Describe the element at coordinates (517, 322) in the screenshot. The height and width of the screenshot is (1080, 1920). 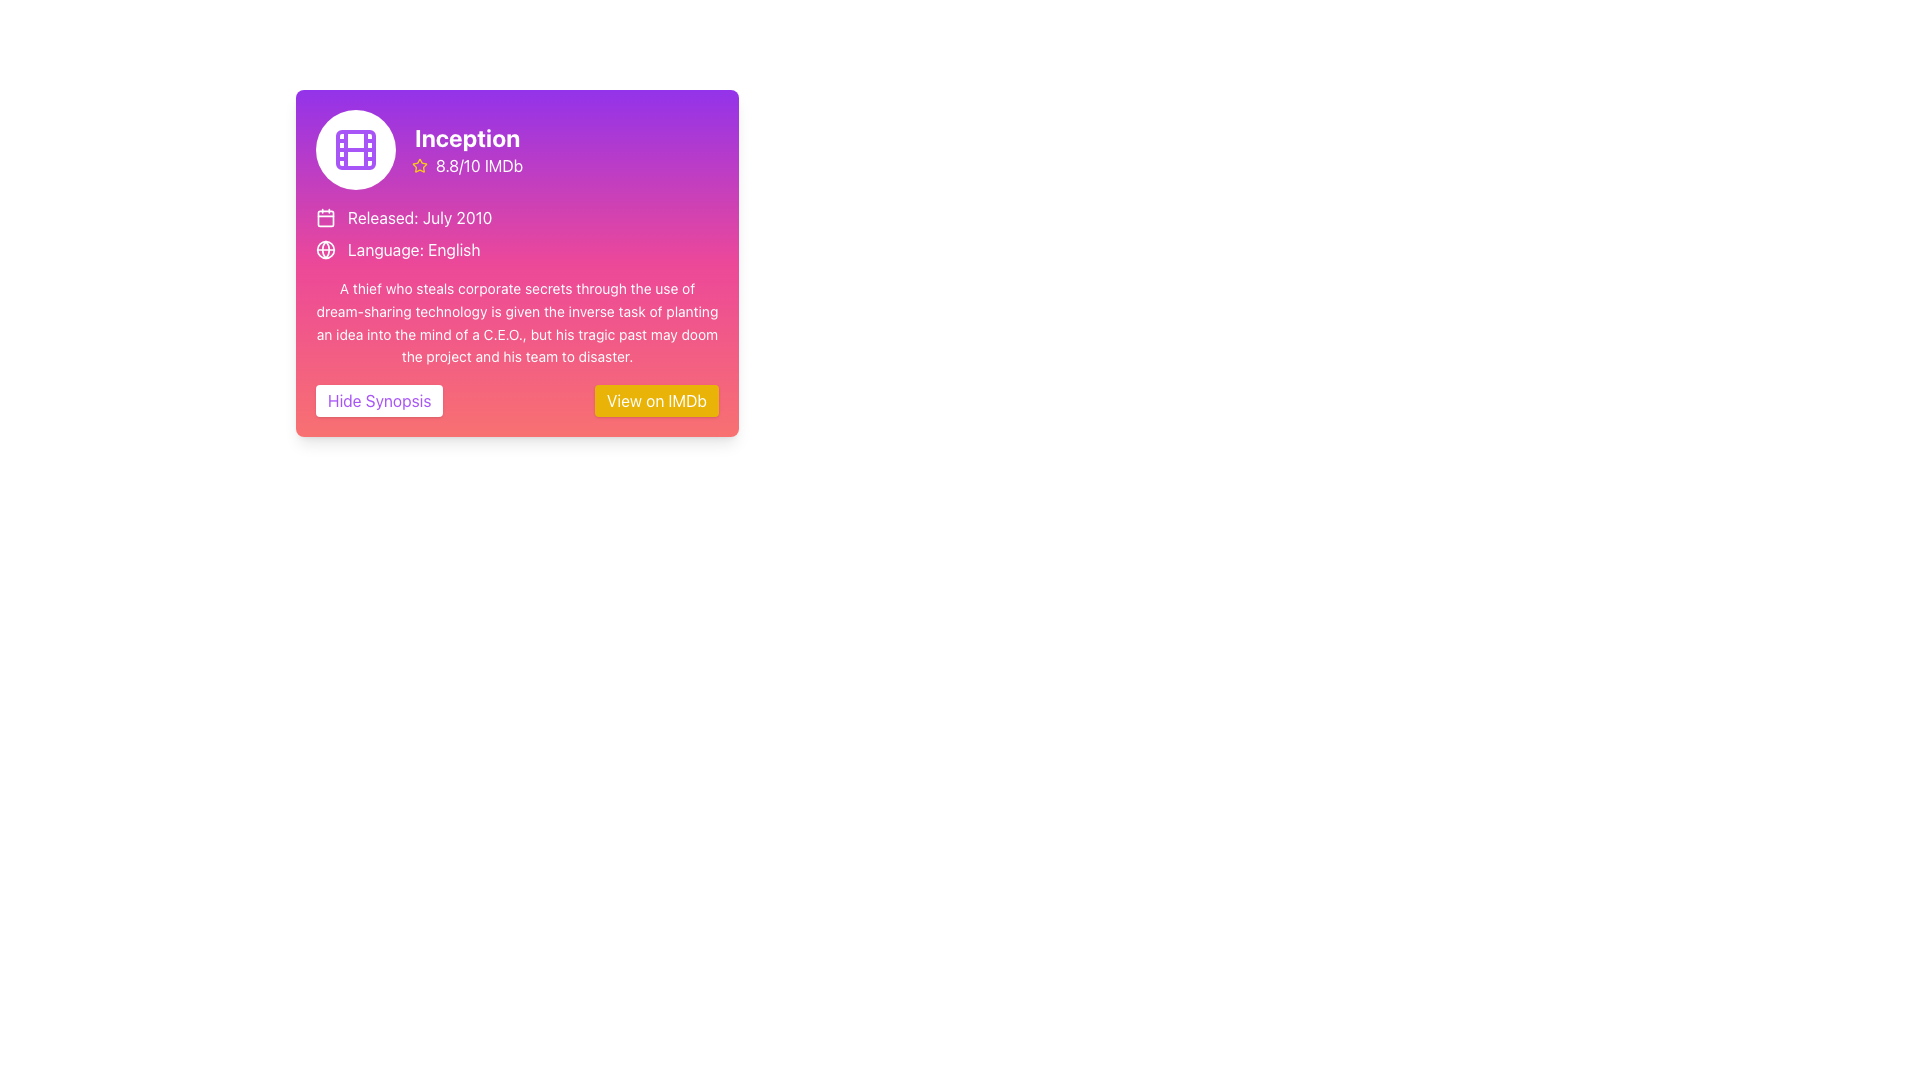
I see `the third text block in the movie card layout that provides the synopsis of the movie, located below the 'Released: July 2010' and 'Language: English' details` at that location.